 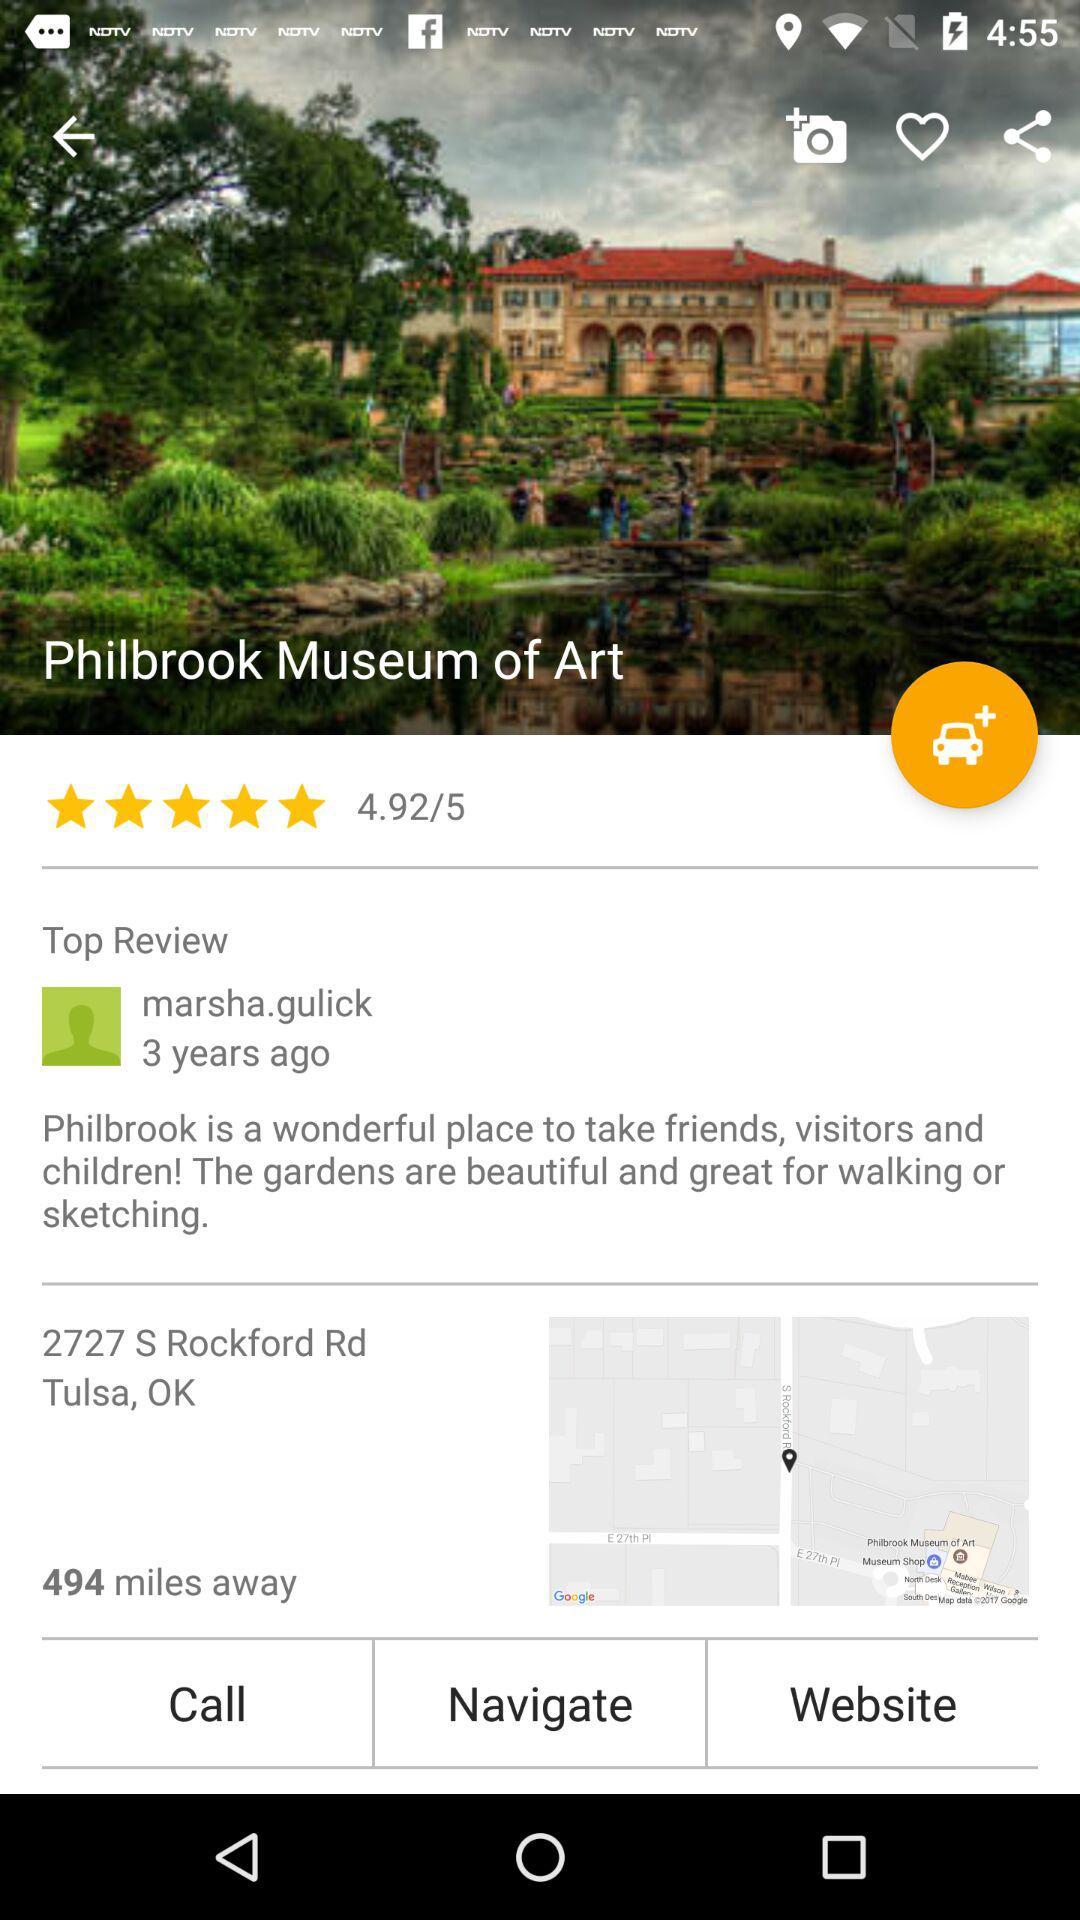 What do you see at coordinates (540, 367) in the screenshot?
I see `connect to site` at bounding box center [540, 367].